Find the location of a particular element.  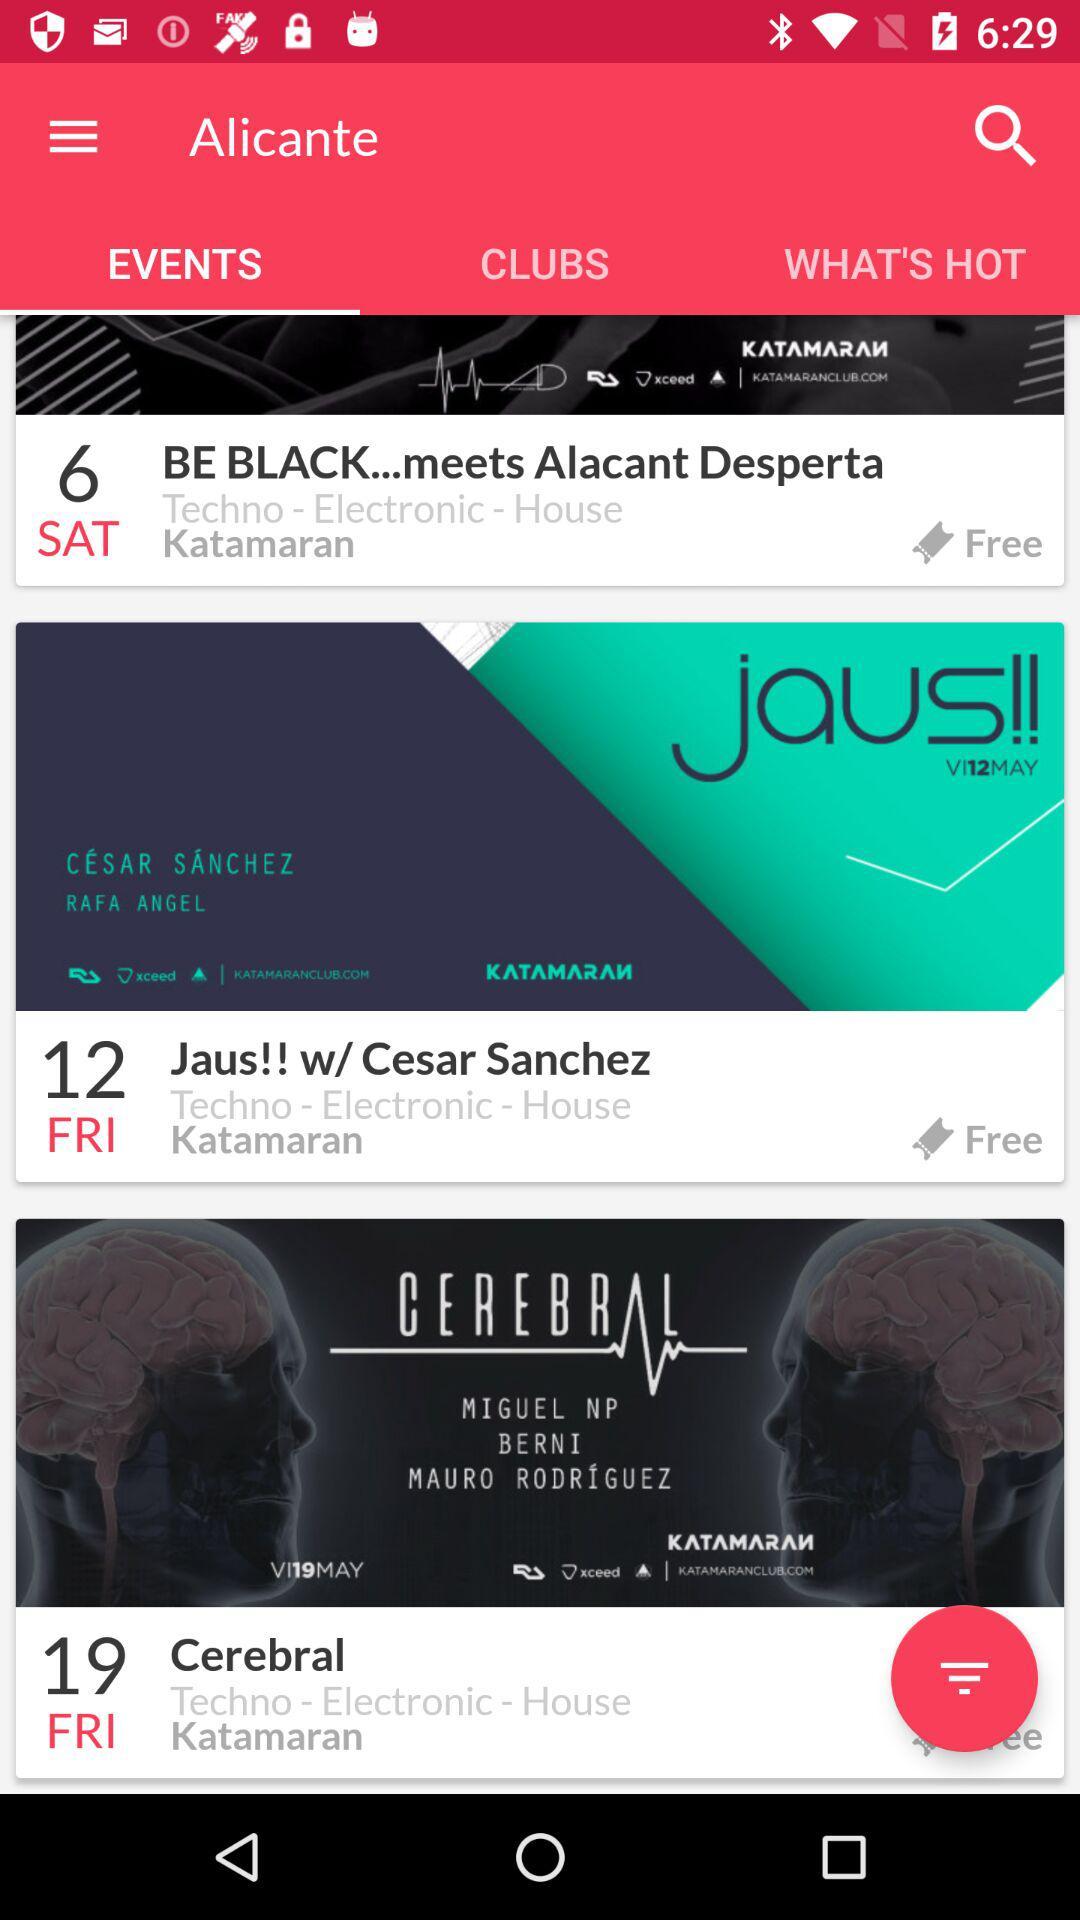

6 icon is located at coordinates (77, 475).